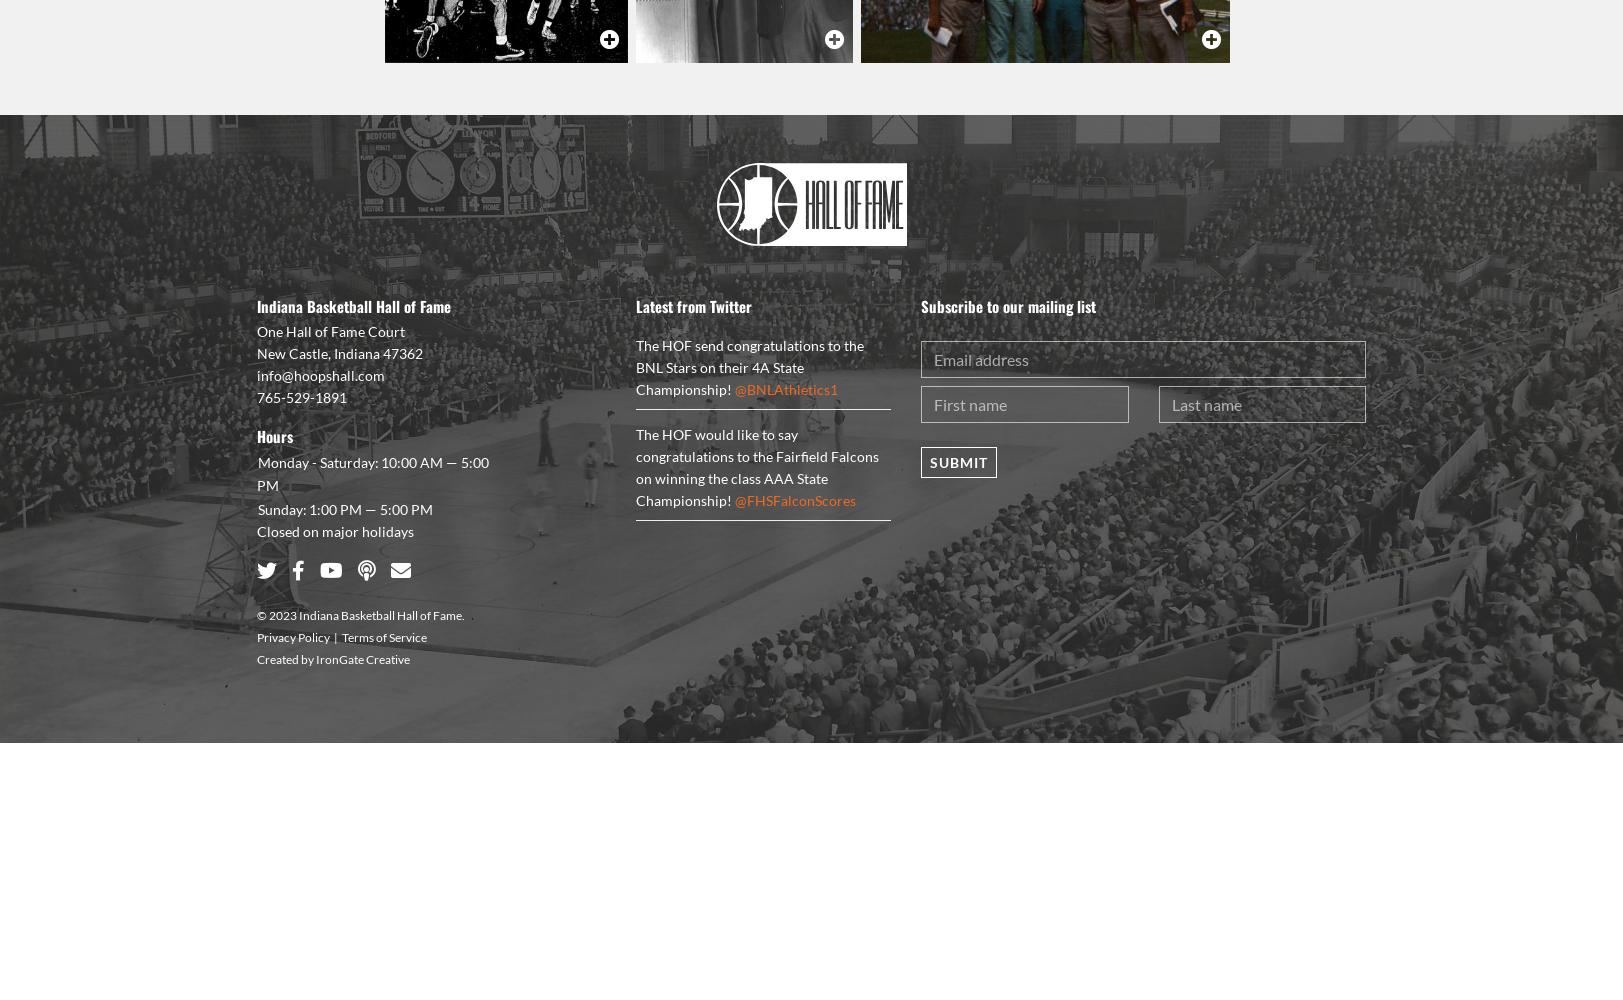 The height and width of the screenshot is (1000, 1623). What do you see at coordinates (1007, 305) in the screenshot?
I see `'Subscribe to our mailing list'` at bounding box center [1007, 305].